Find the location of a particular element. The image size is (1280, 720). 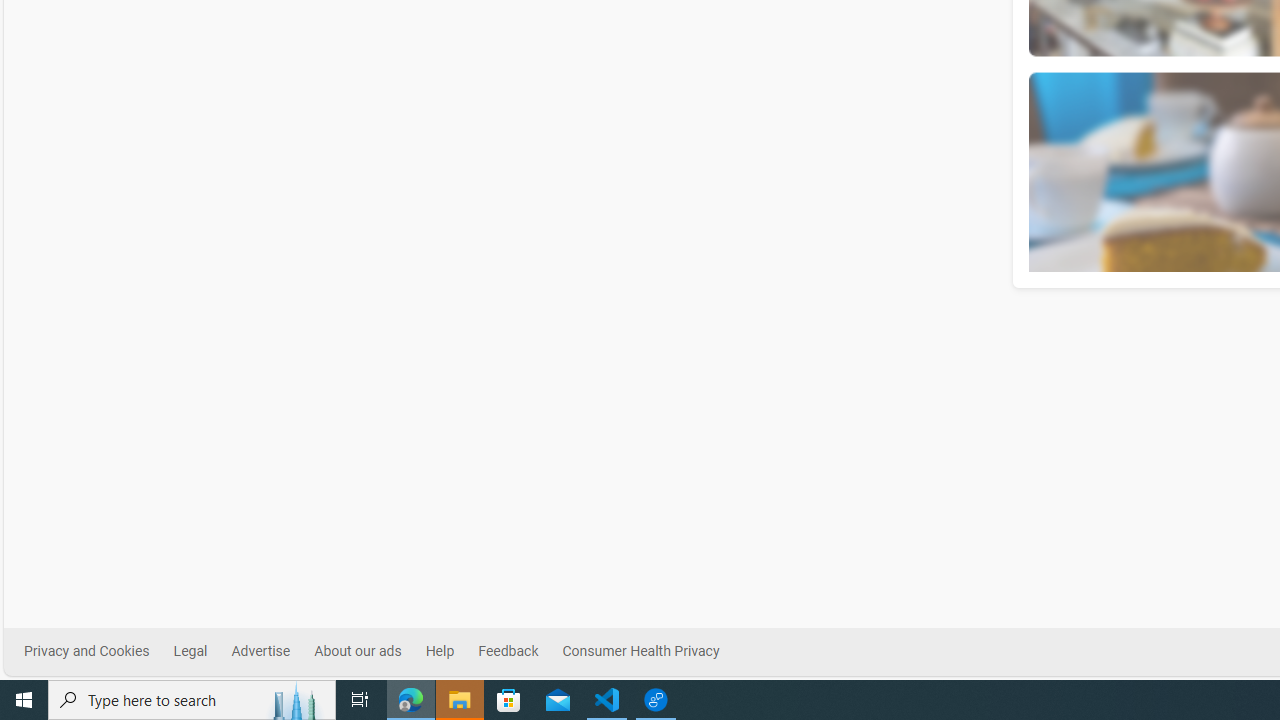

'Legal' is located at coordinates (190, 651).